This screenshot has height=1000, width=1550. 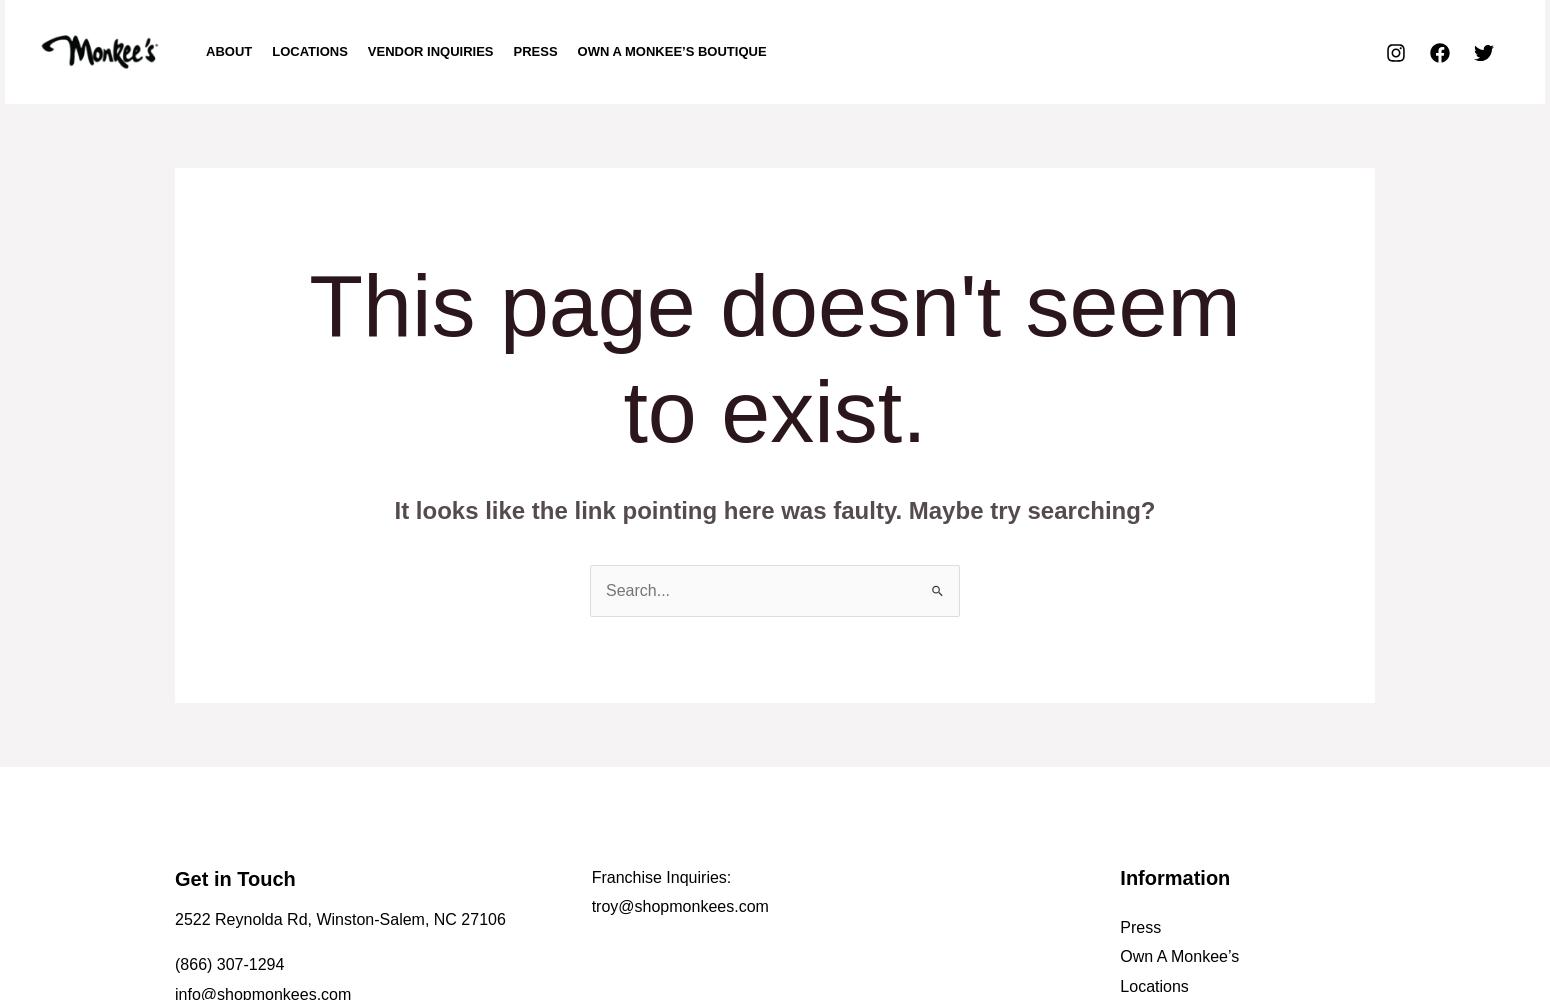 What do you see at coordinates (309, 51) in the screenshot?
I see `'LOCATIONS'` at bounding box center [309, 51].